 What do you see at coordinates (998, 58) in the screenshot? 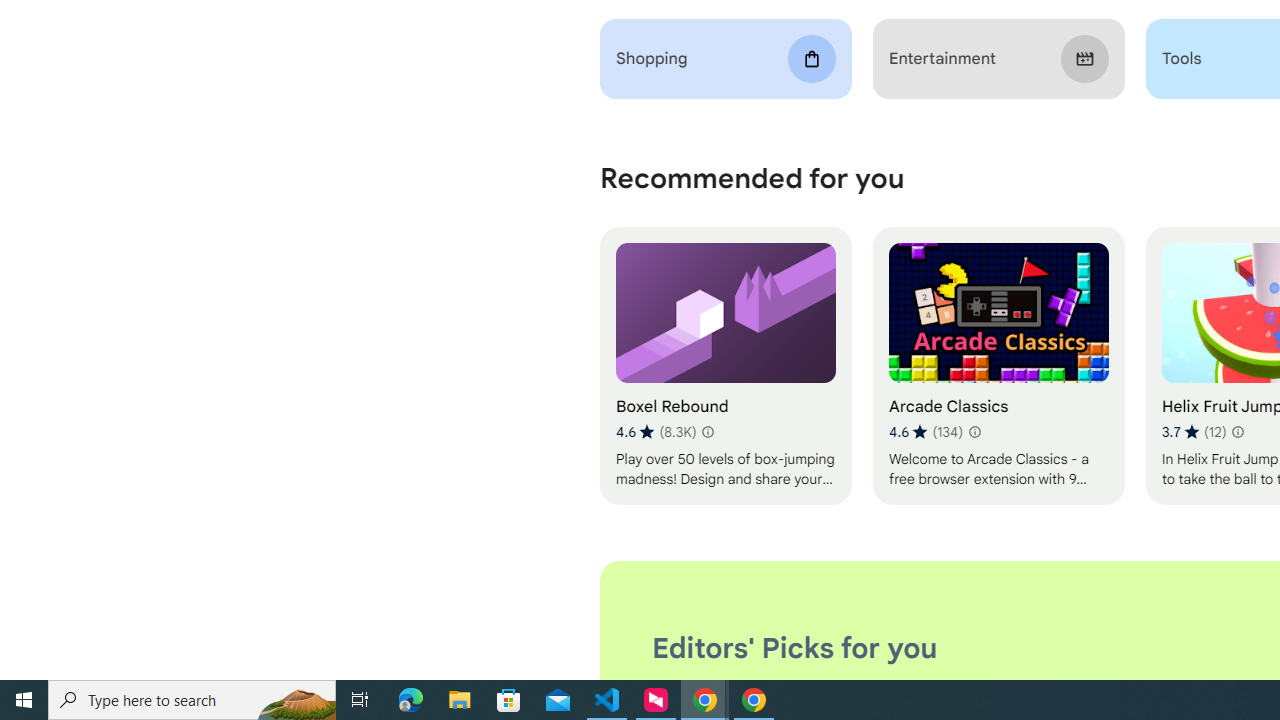
I see `'Entertainment'` at bounding box center [998, 58].